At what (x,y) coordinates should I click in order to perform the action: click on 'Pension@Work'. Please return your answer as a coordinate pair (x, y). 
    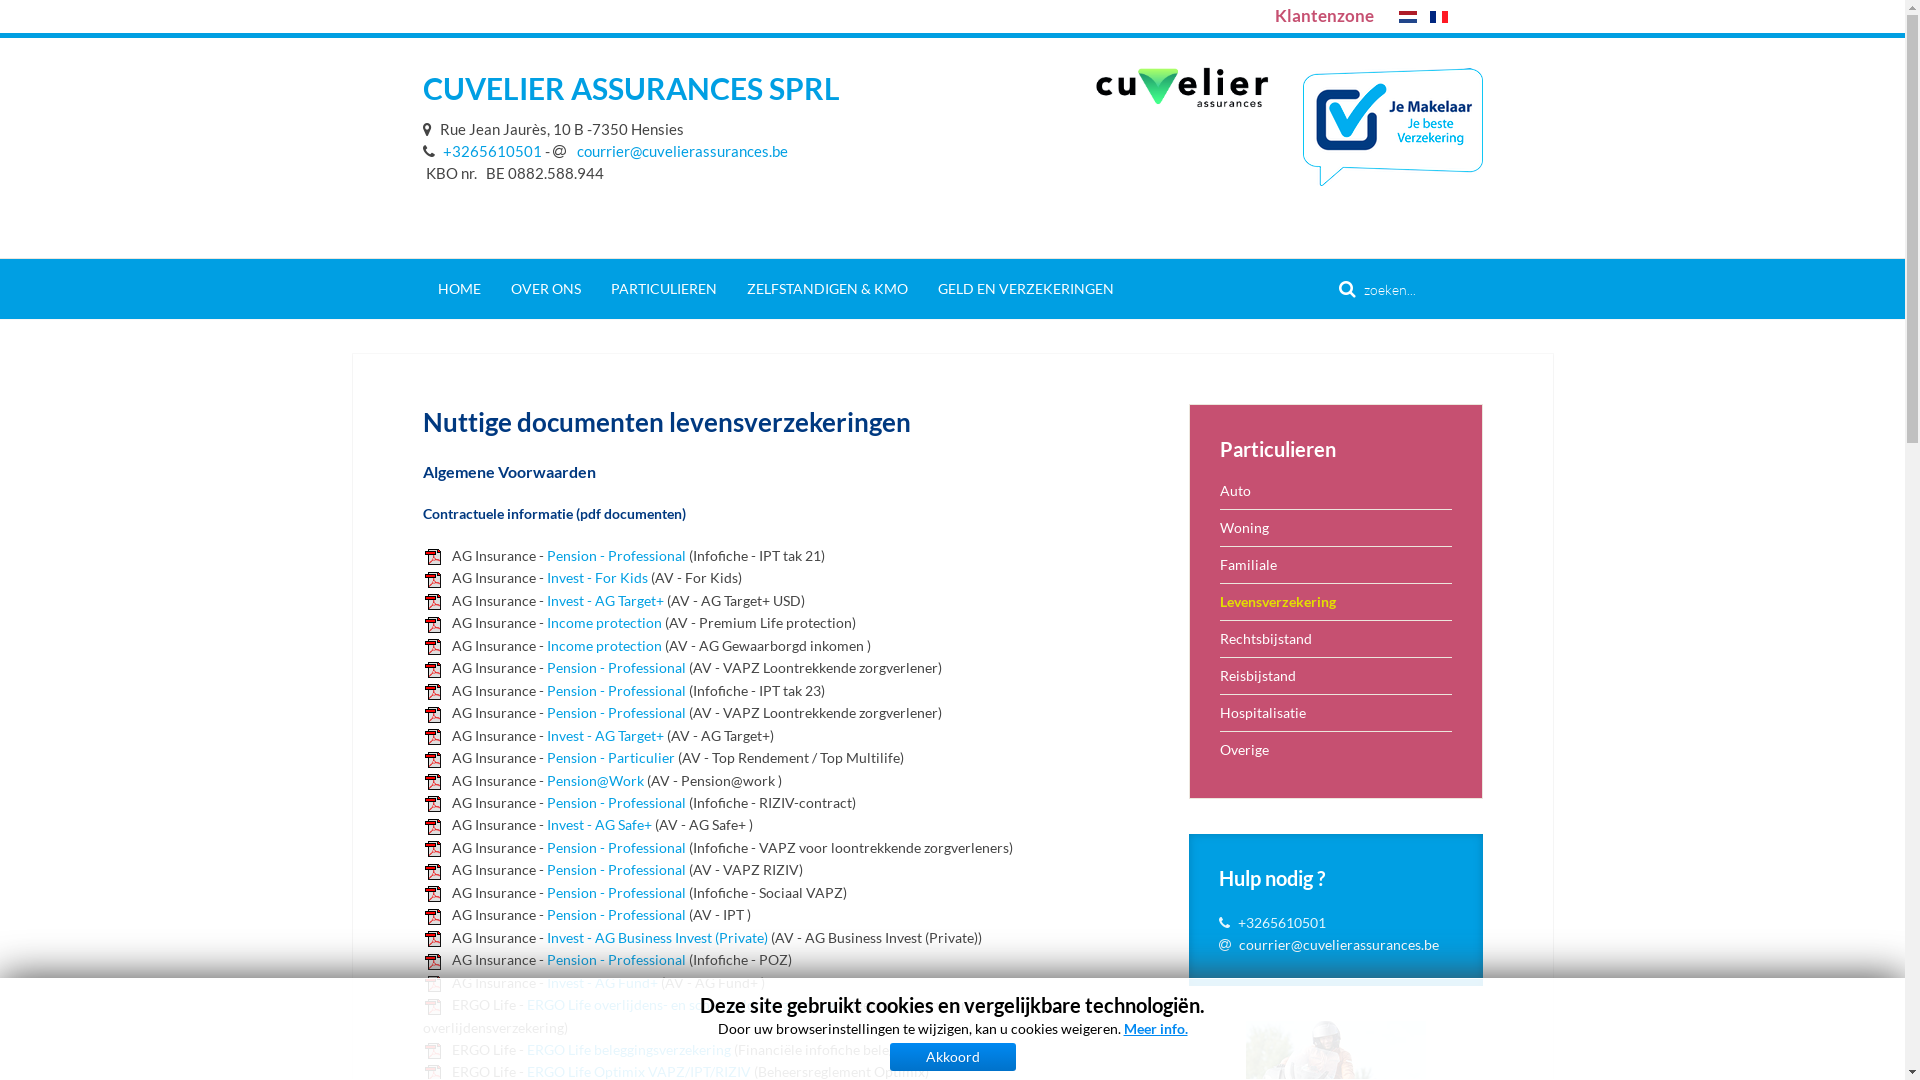
    Looking at the image, I should click on (593, 779).